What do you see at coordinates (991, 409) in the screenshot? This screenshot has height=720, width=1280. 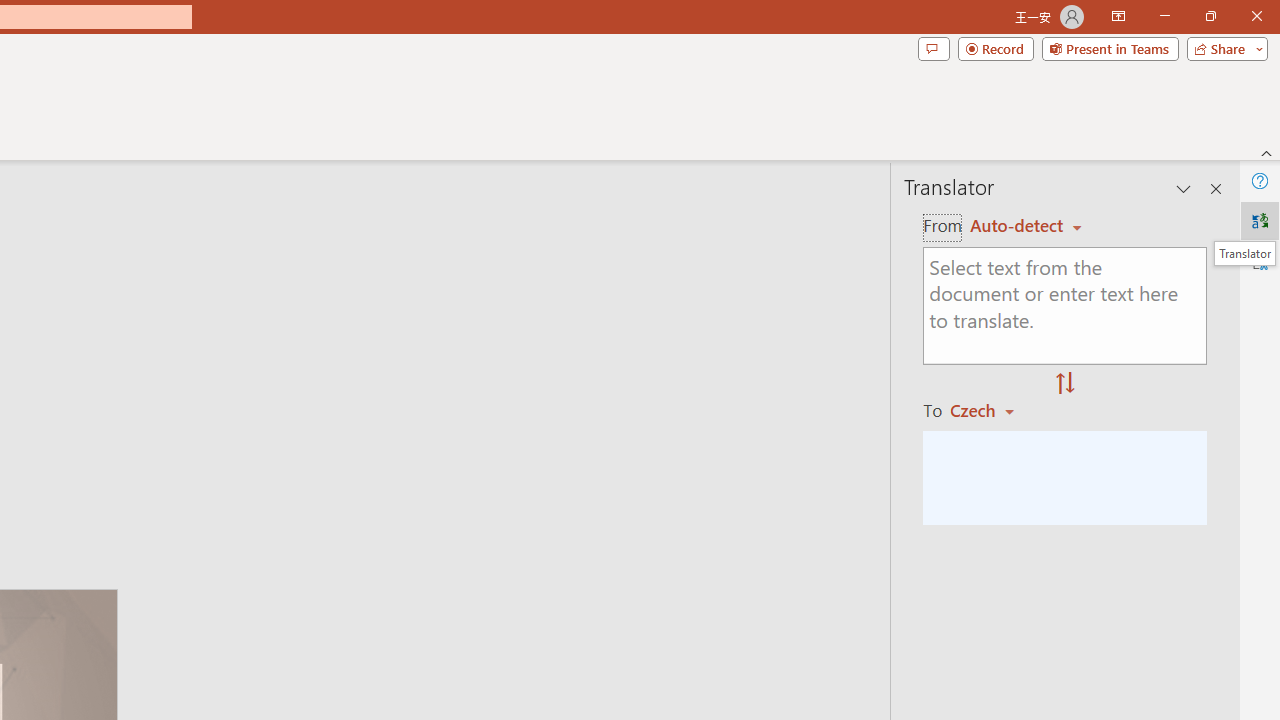 I see `'Czech'` at bounding box center [991, 409].